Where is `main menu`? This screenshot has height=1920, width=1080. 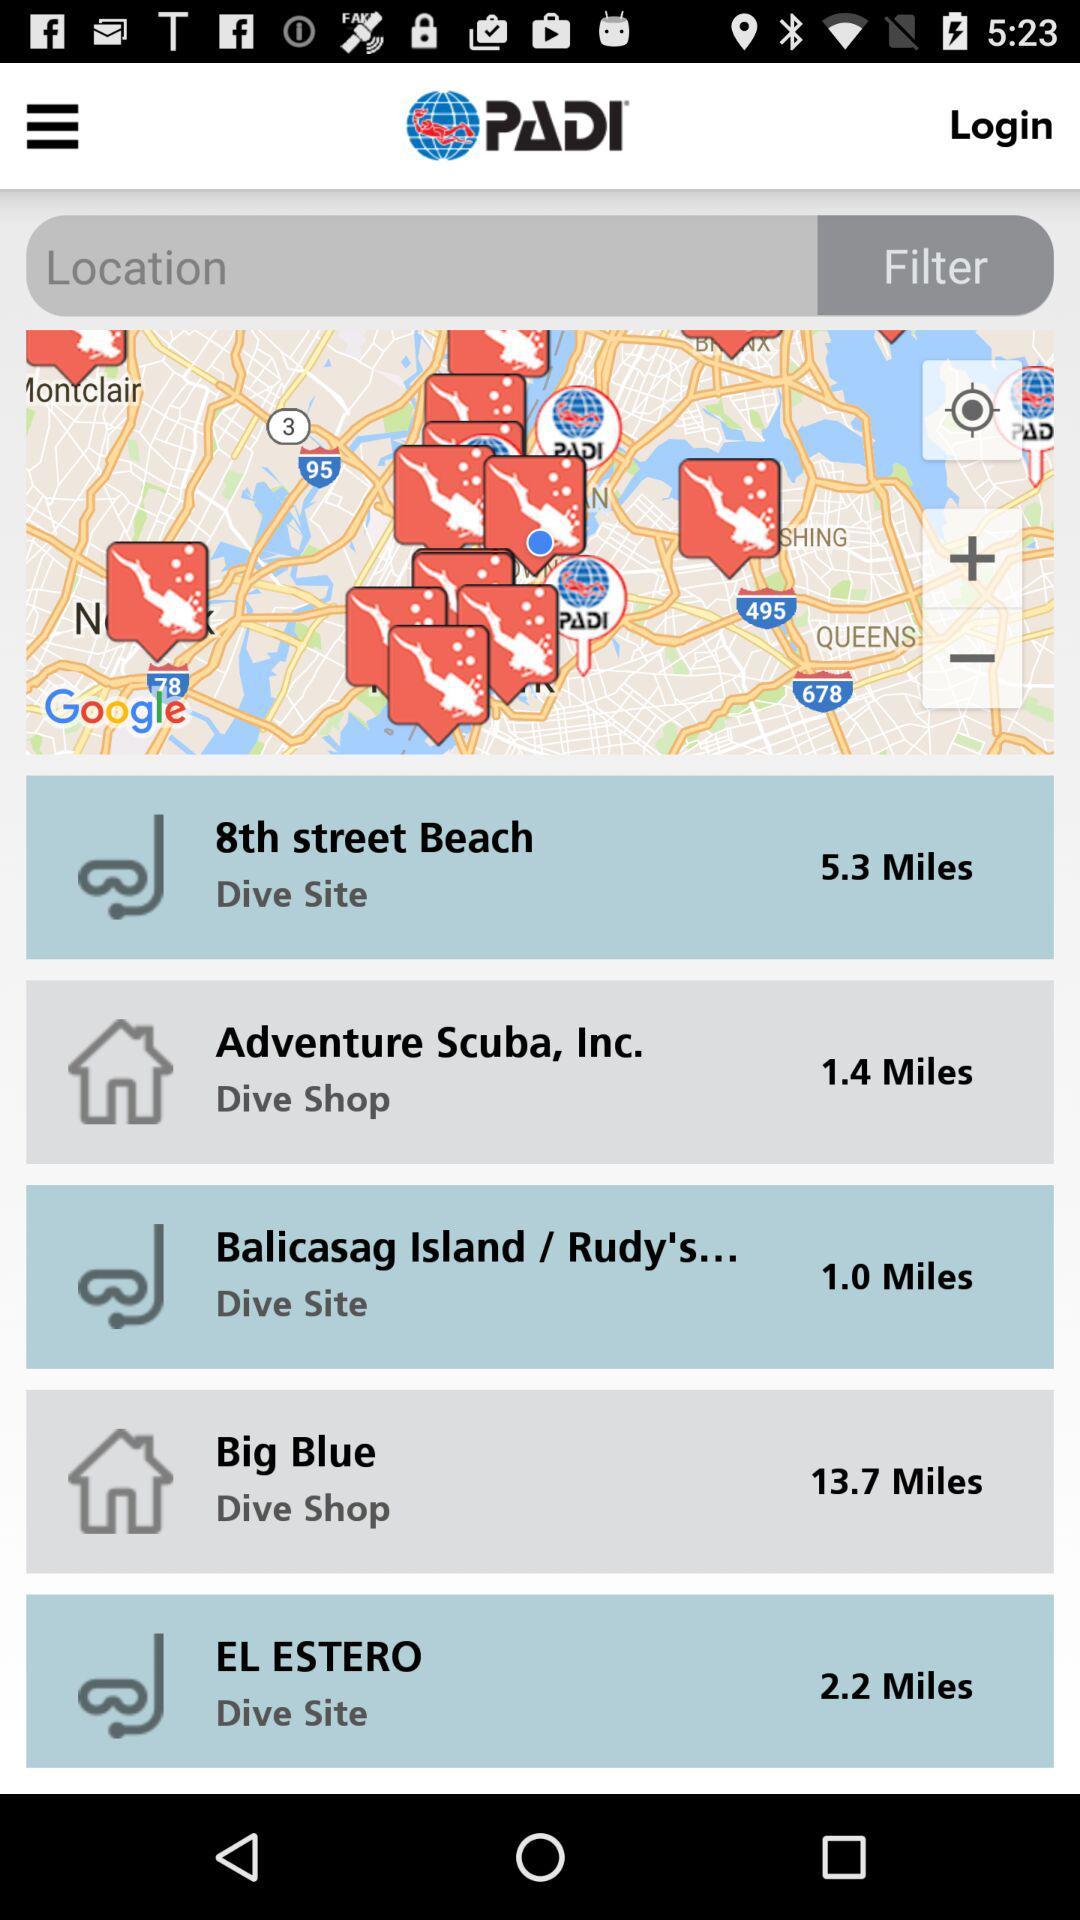 main menu is located at coordinates (51, 124).